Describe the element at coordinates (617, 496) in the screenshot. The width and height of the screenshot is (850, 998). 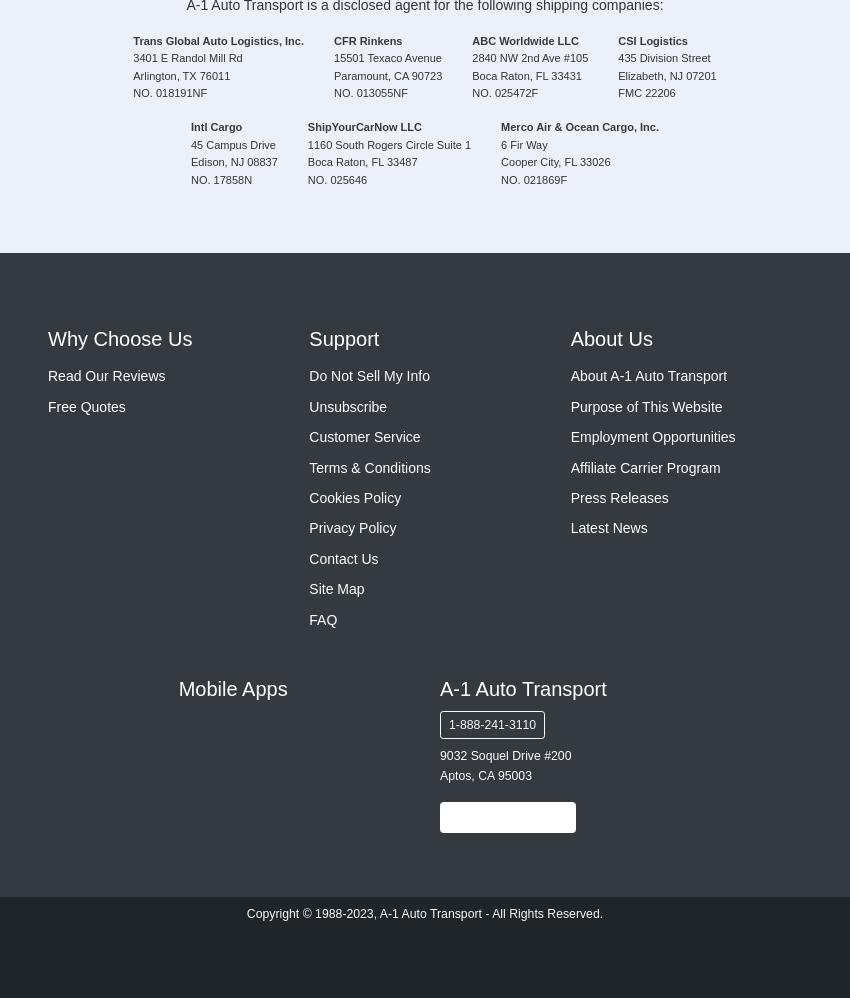
I see `'Press Releases'` at that location.